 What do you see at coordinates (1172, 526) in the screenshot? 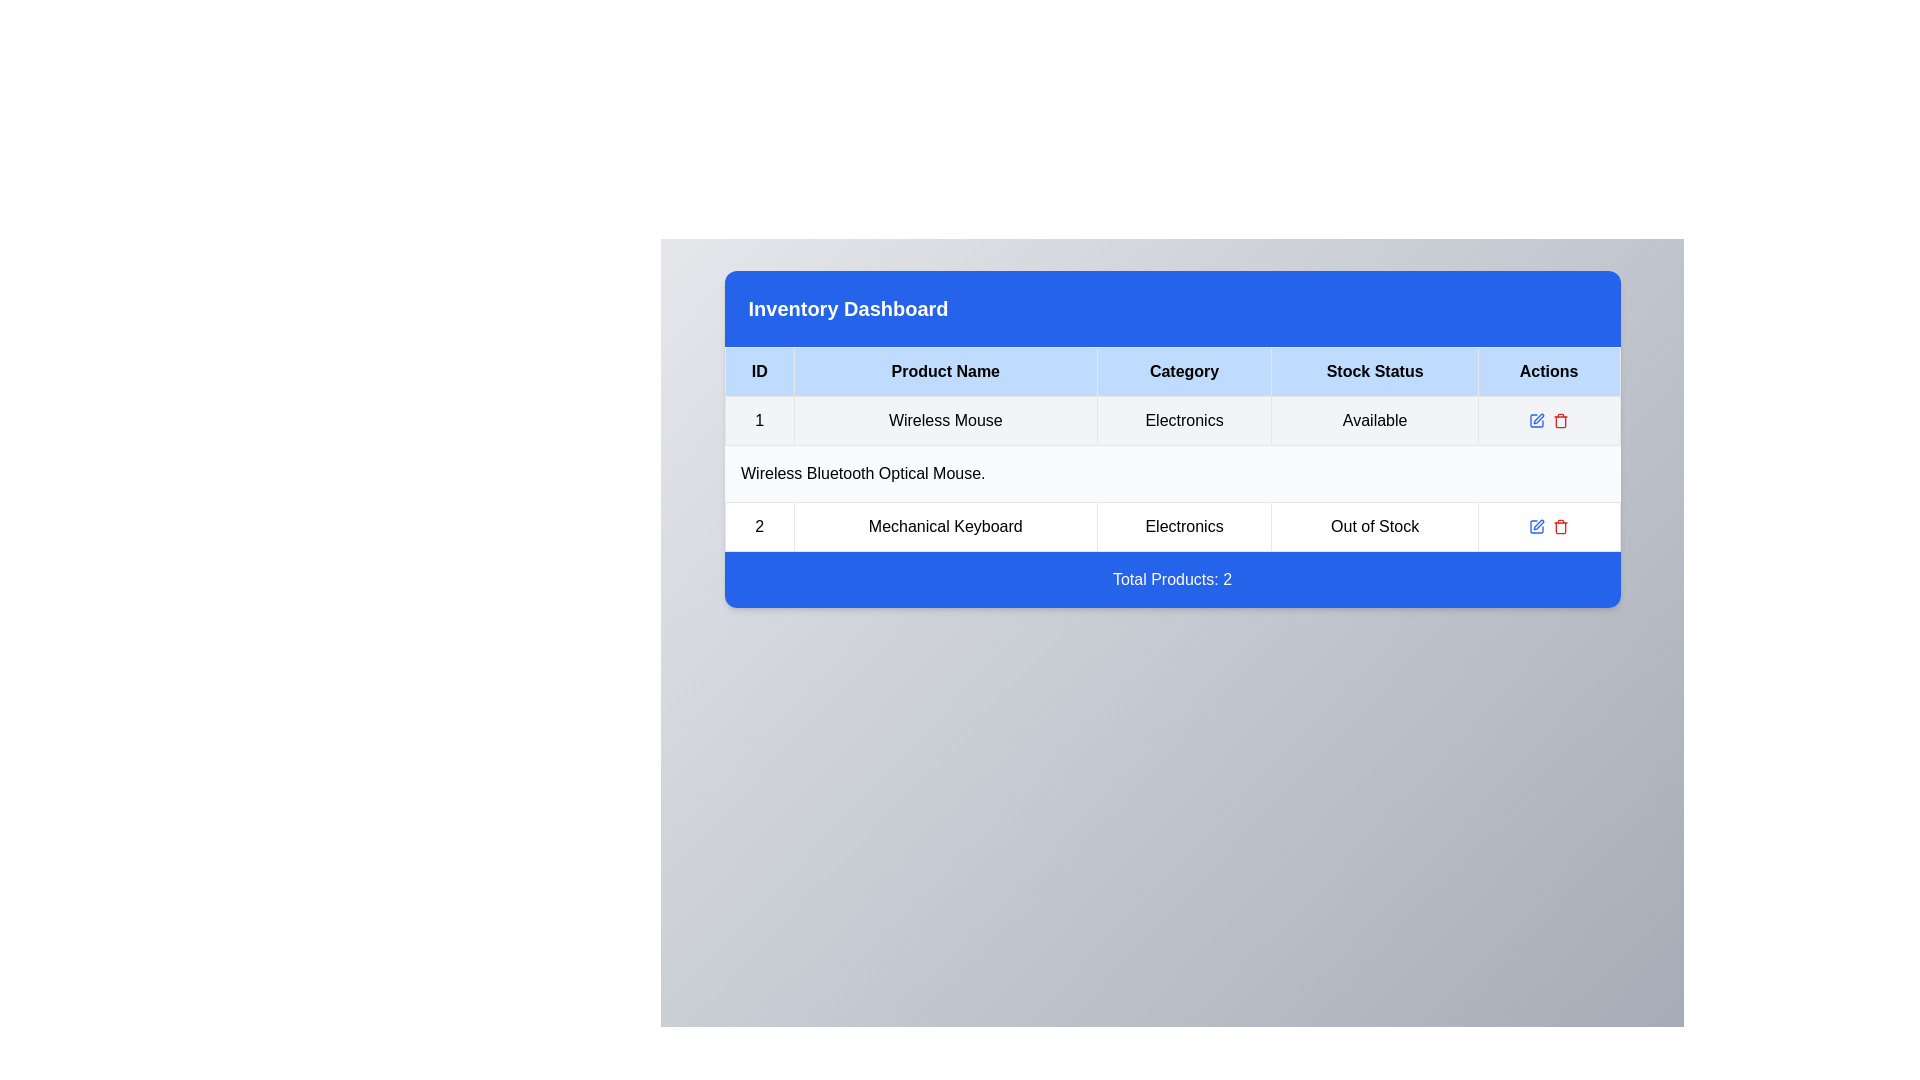
I see `the second row of the table in the 'Inventory Dashboard' section` at bounding box center [1172, 526].